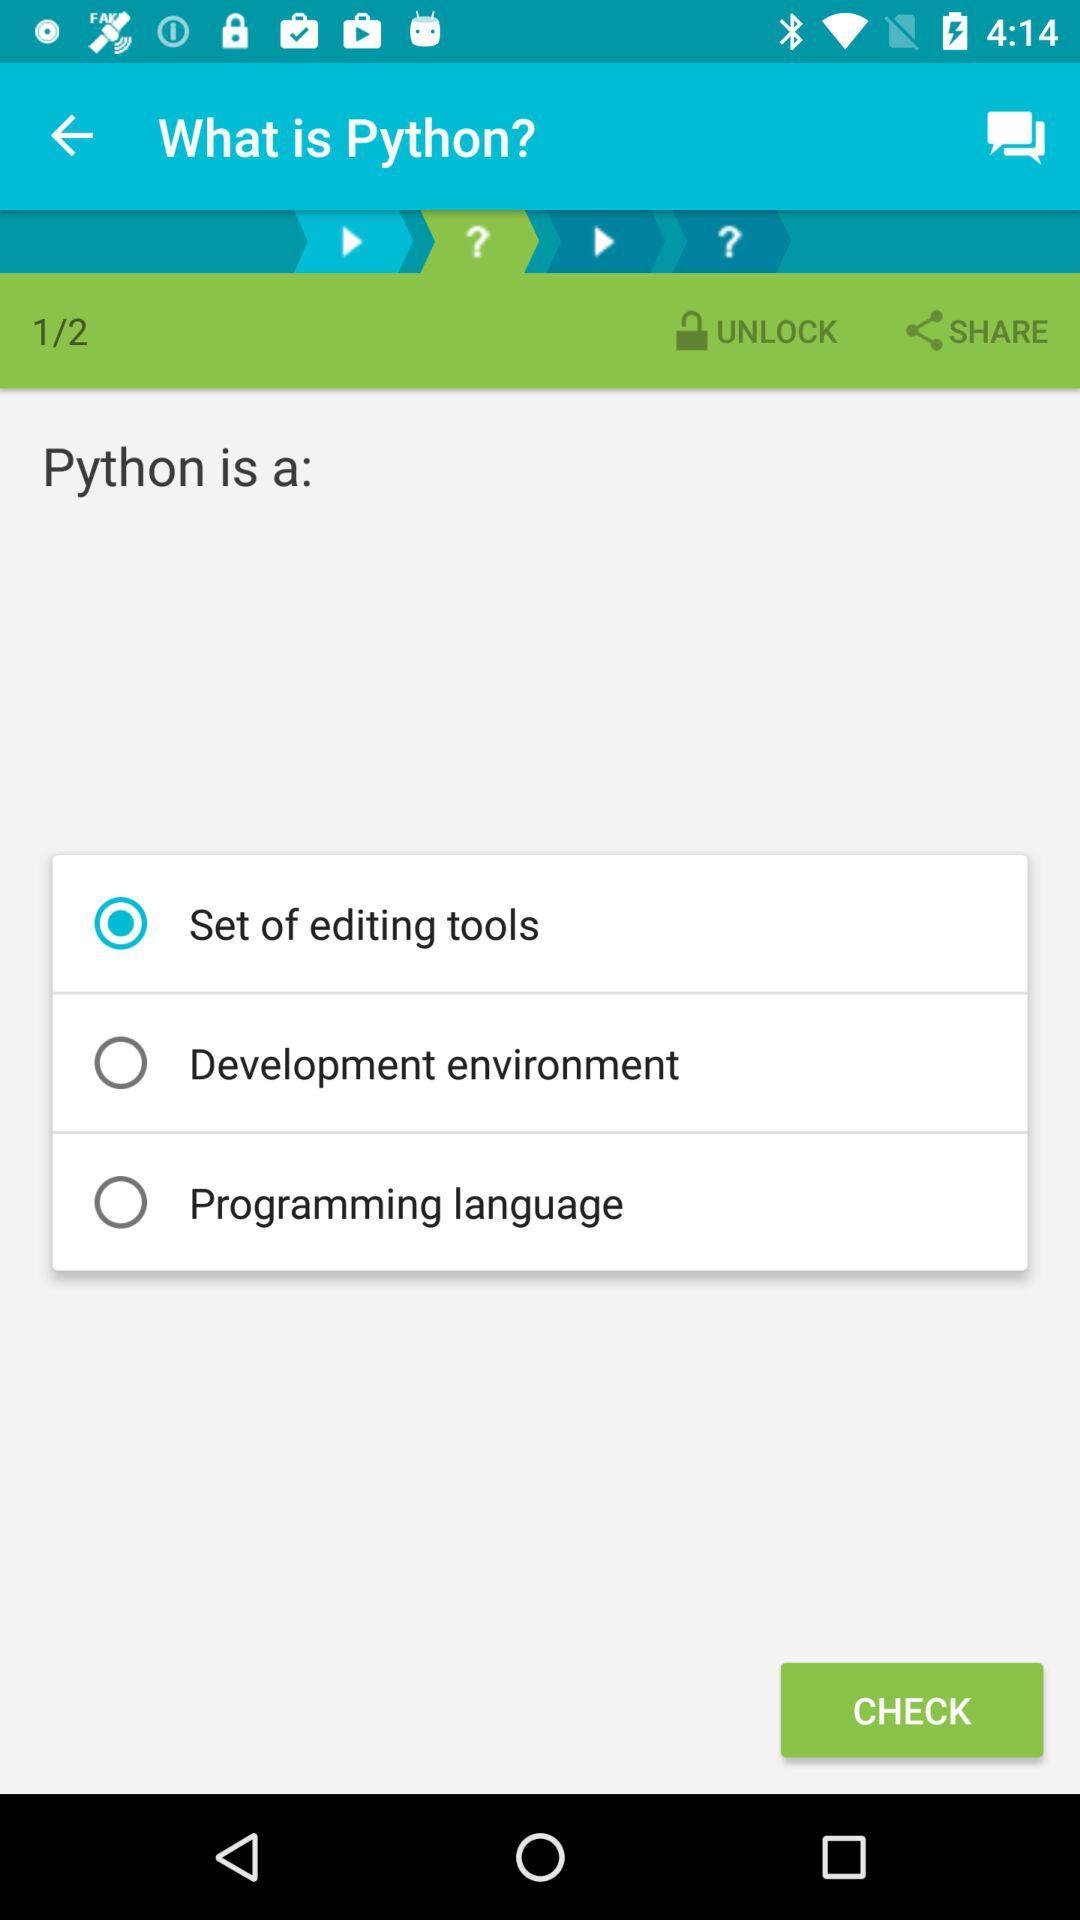 This screenshot has width=1080, height=1920. I want to click on the item next to the share, so click(752, 330).